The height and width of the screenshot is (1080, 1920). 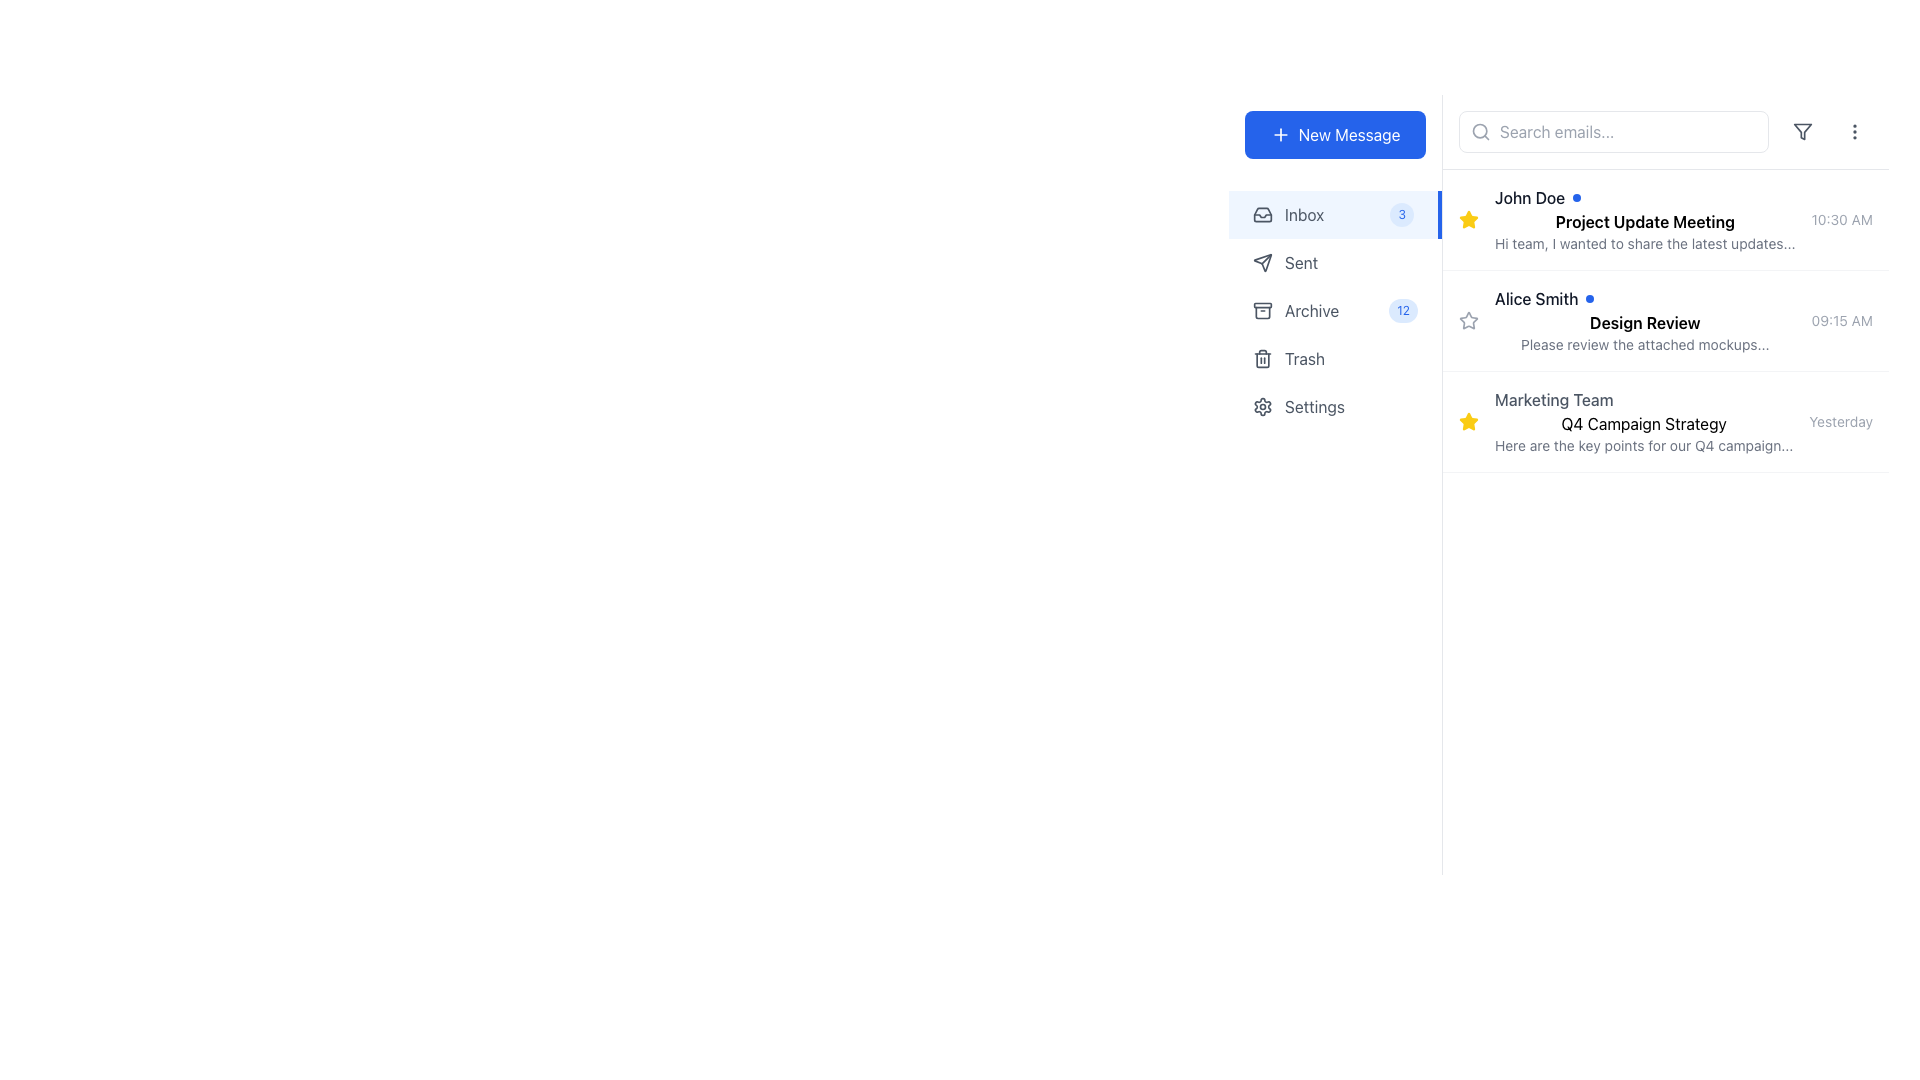 I want to click on the Badge or Notification Indicator located adjacent to the 'Archive' text in the left-side navigation bar, which displays a count of items categorized under 'Archive', so click(x=1402, y=311).